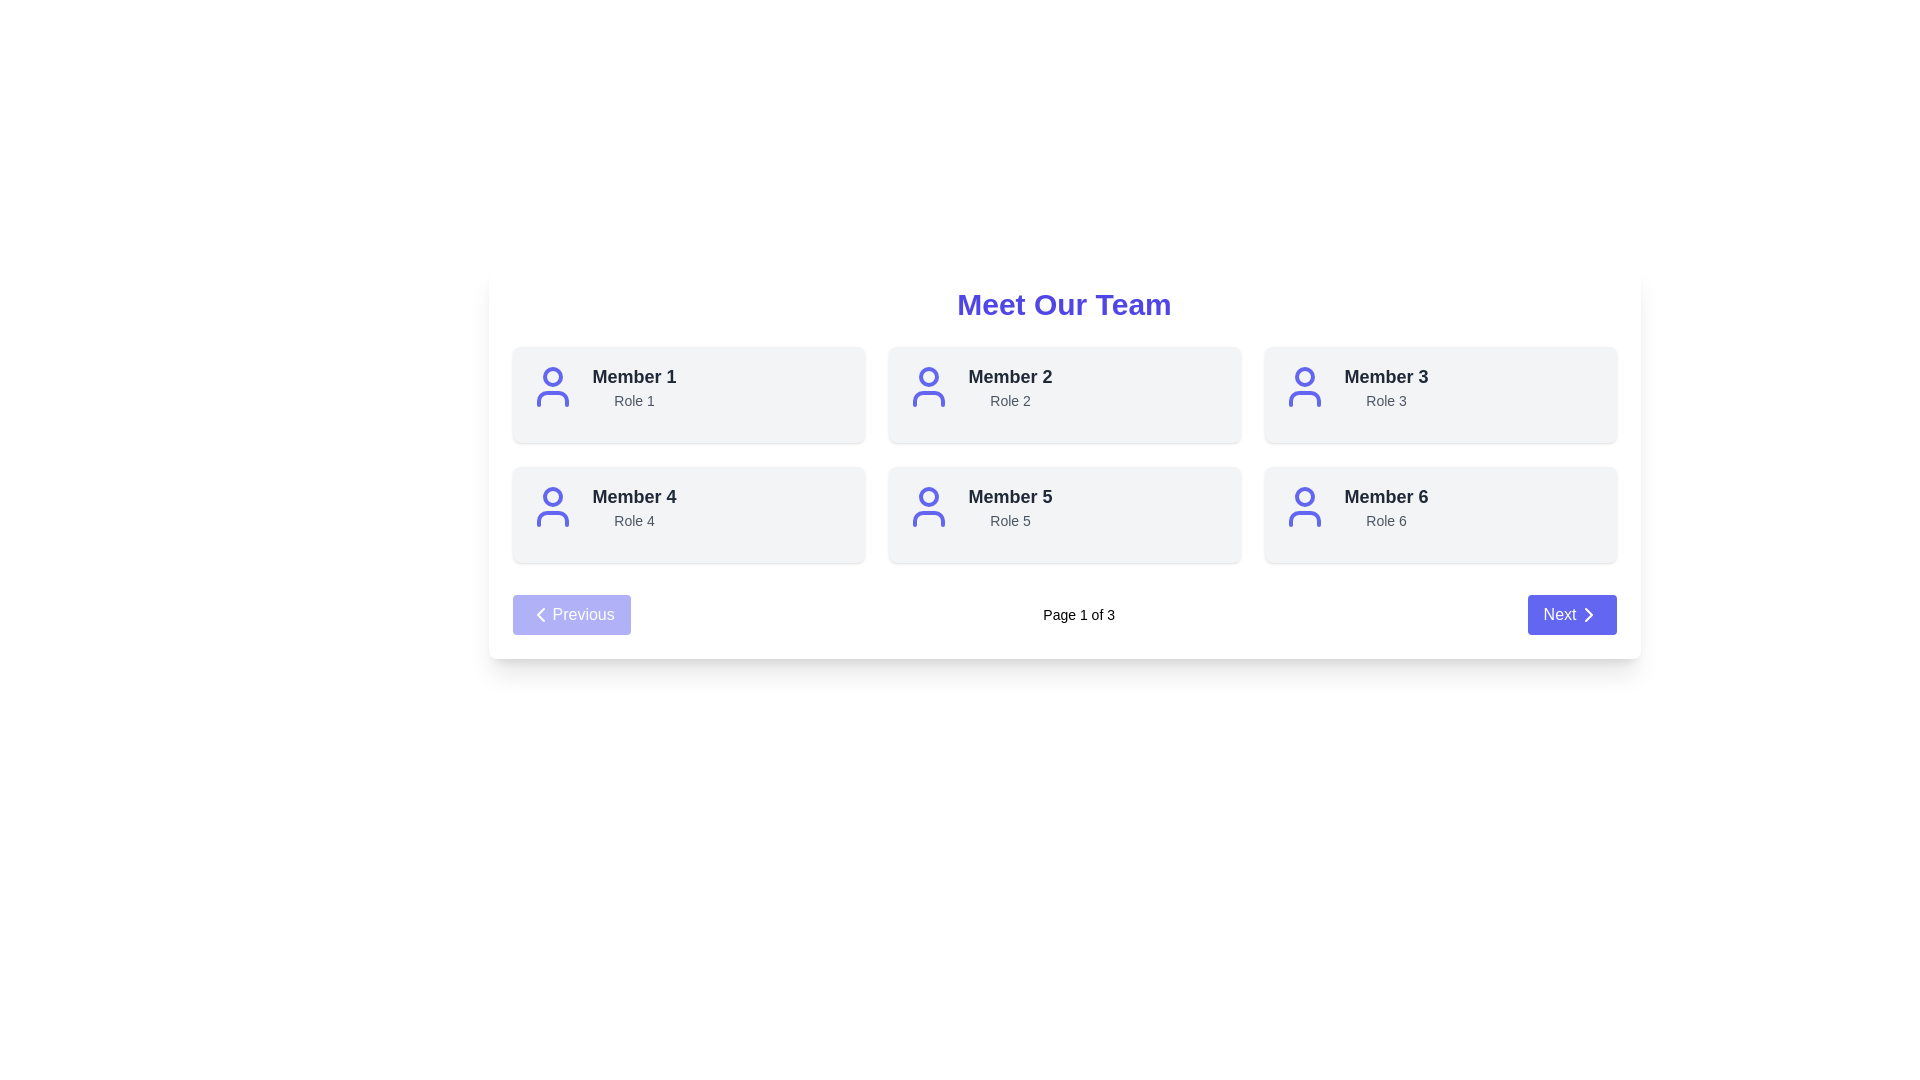 This screenshot has height=1080, width=1920. I want to click on the third card component in a 3-column grid layout, which displays 'Member 3' and 'Role 3', so click(1440, 394).